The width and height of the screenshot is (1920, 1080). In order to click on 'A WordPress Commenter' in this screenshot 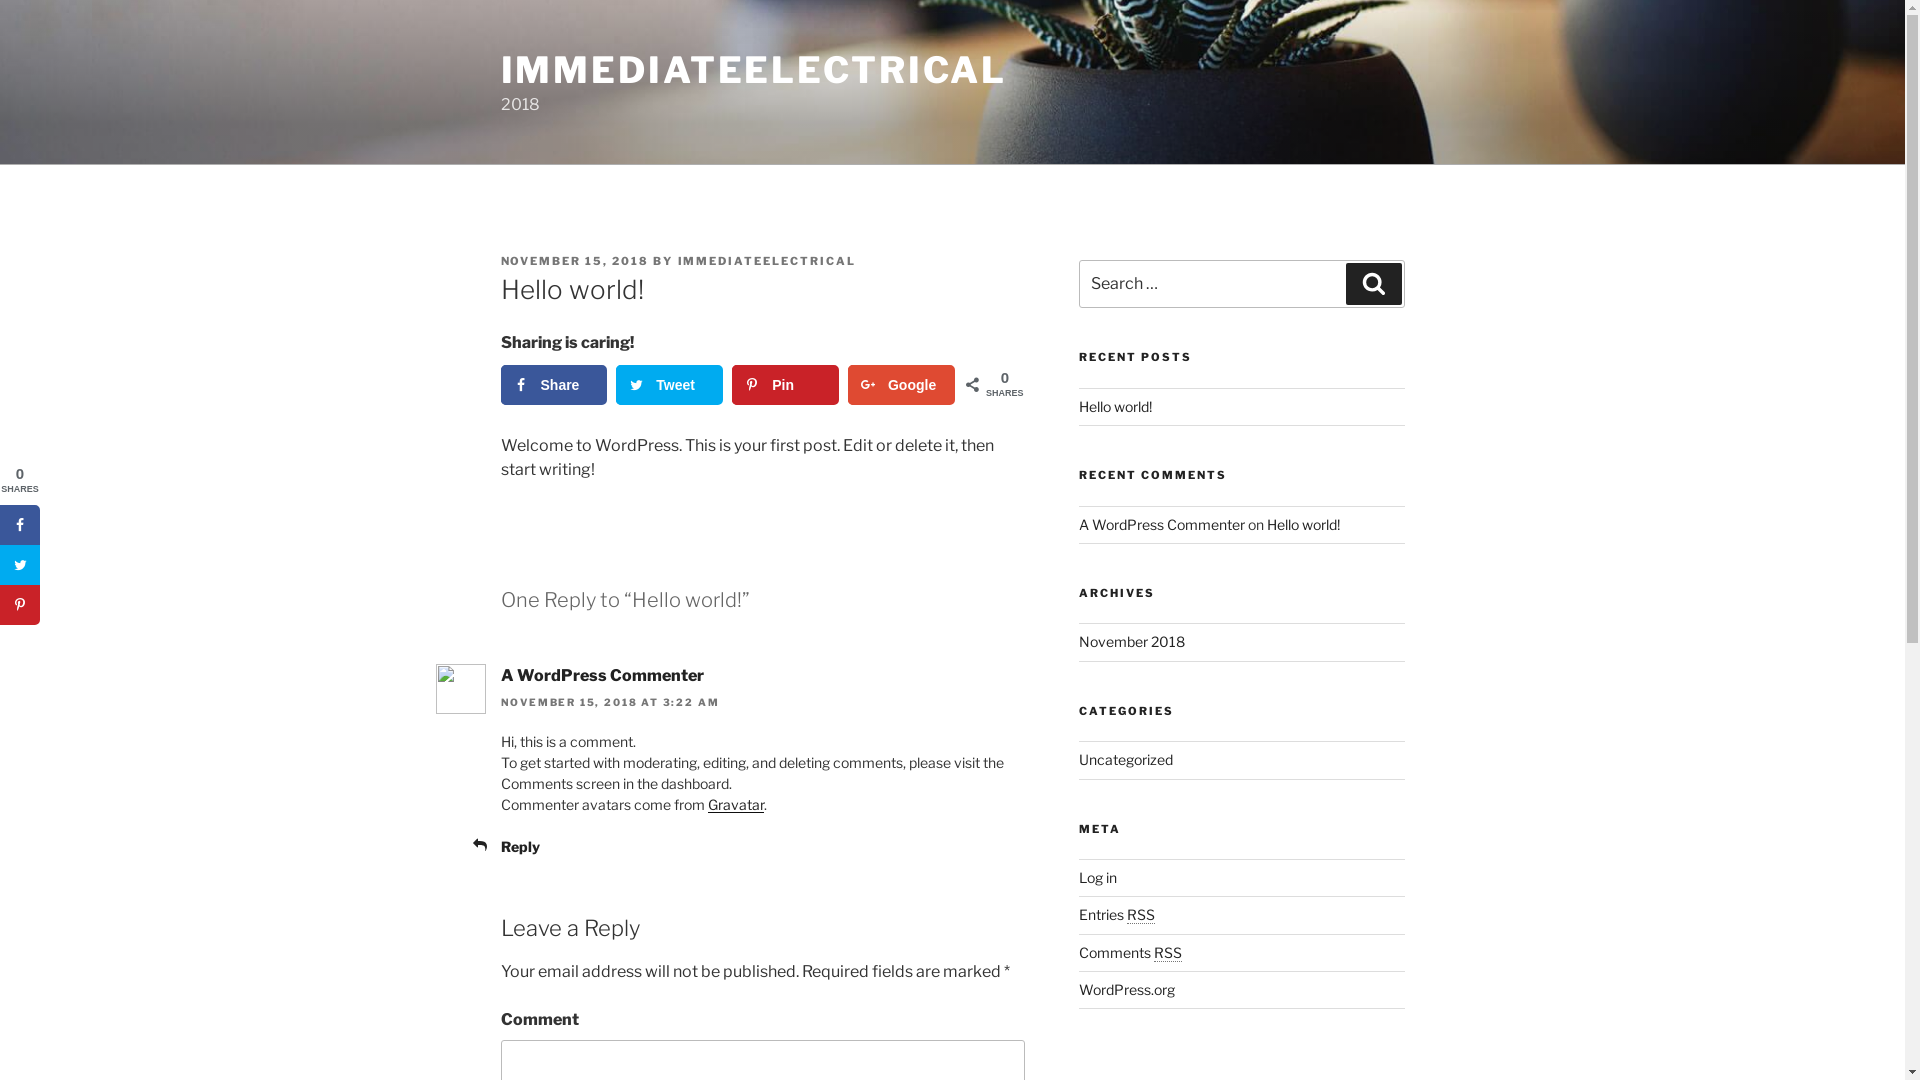, I will do `click(600, 675)`.